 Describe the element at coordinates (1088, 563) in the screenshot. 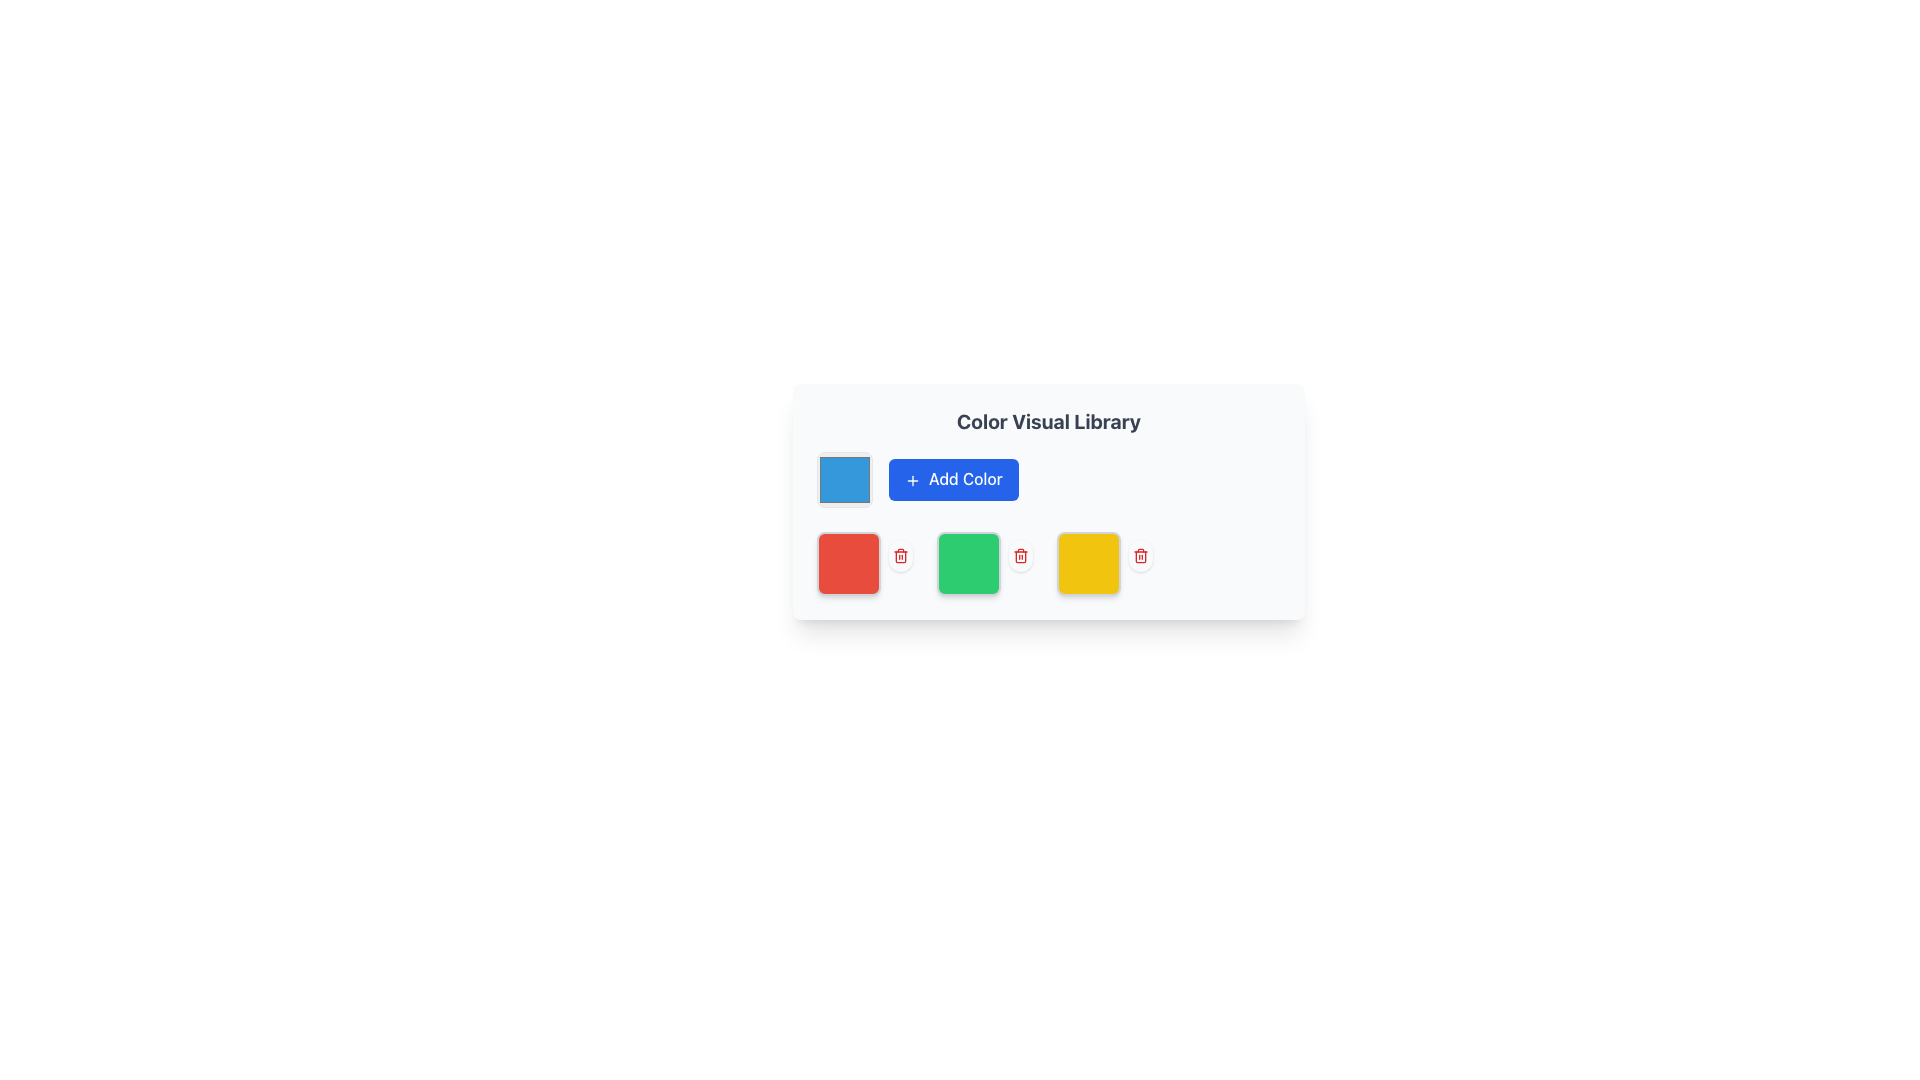

I see `the fourth color tile from the left in the bottom row of the 'Color Visual Library'` at that location.